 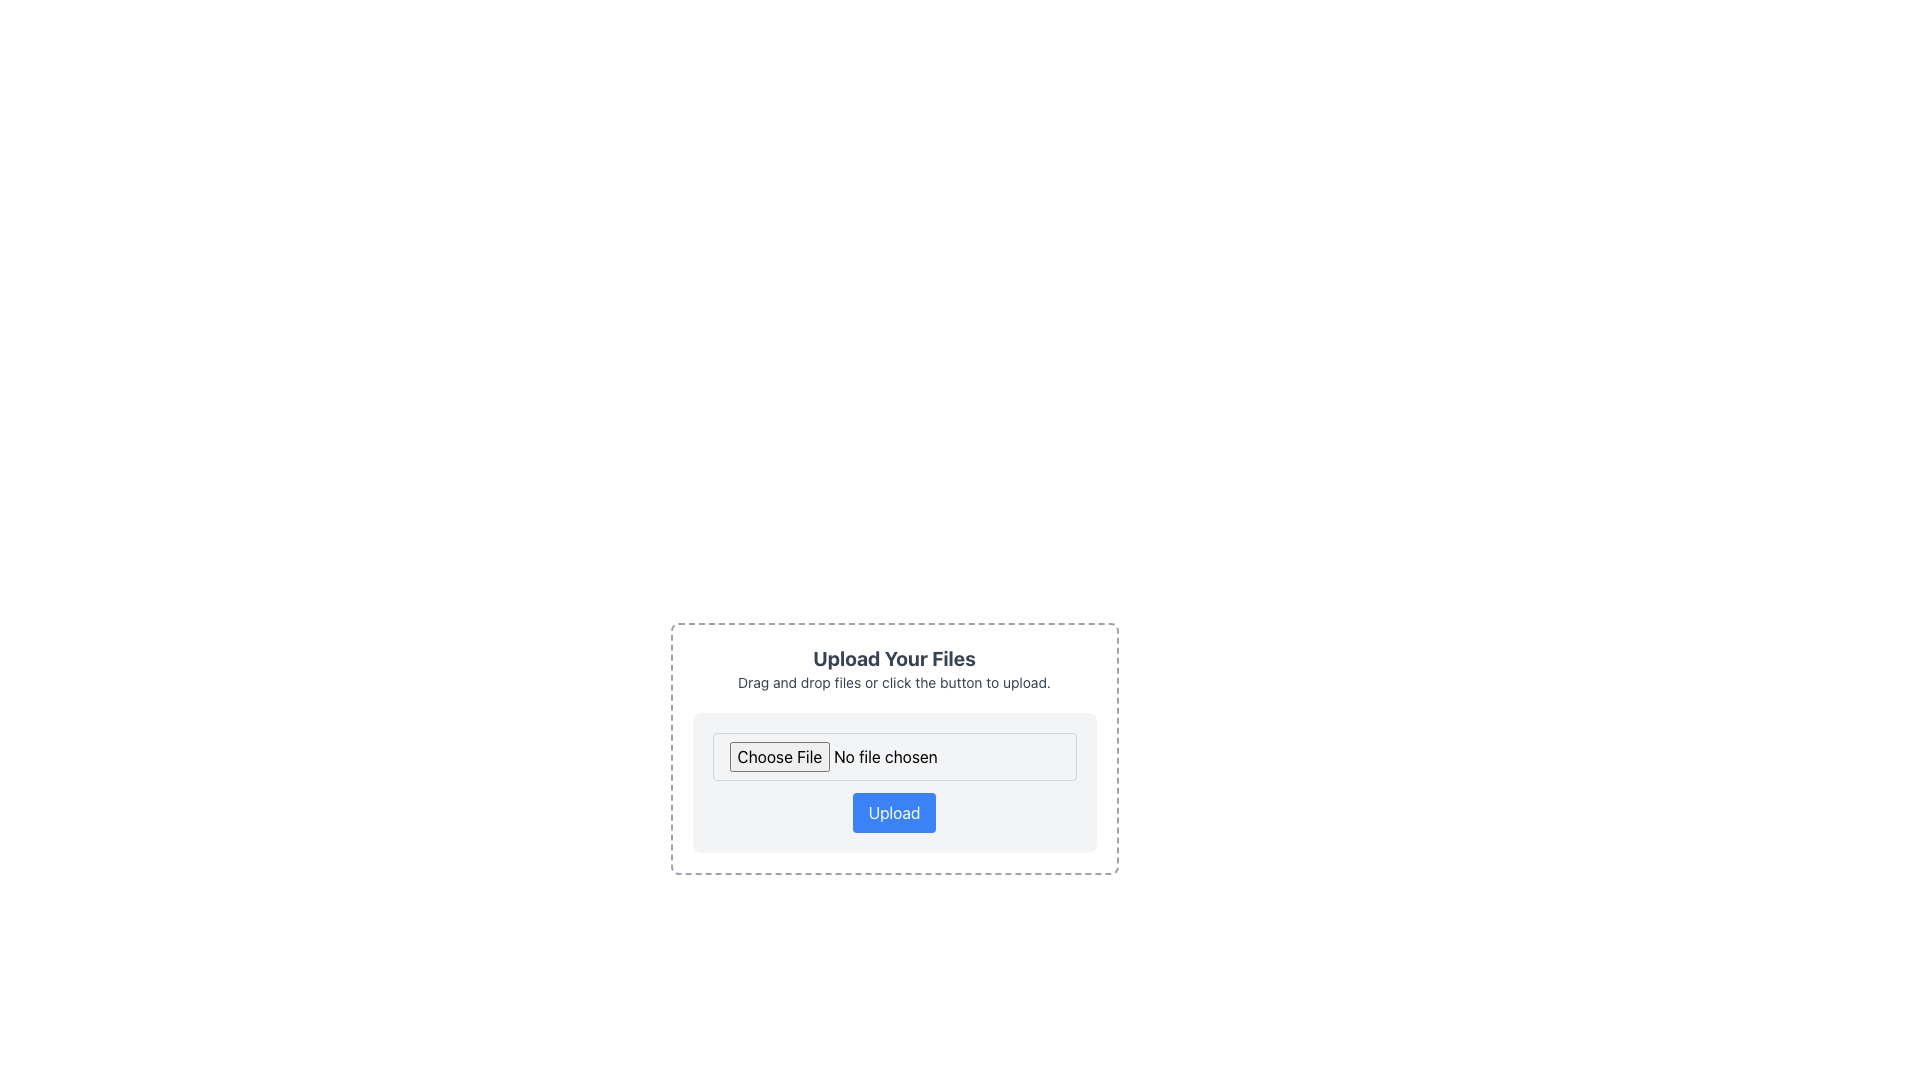 What do you see at coordinates (893, 813) in the screenshot?
I see `the button that triggers the upload process for the selected file, located within the 'Upload Your Files' section` at bounding box center [893, 813].